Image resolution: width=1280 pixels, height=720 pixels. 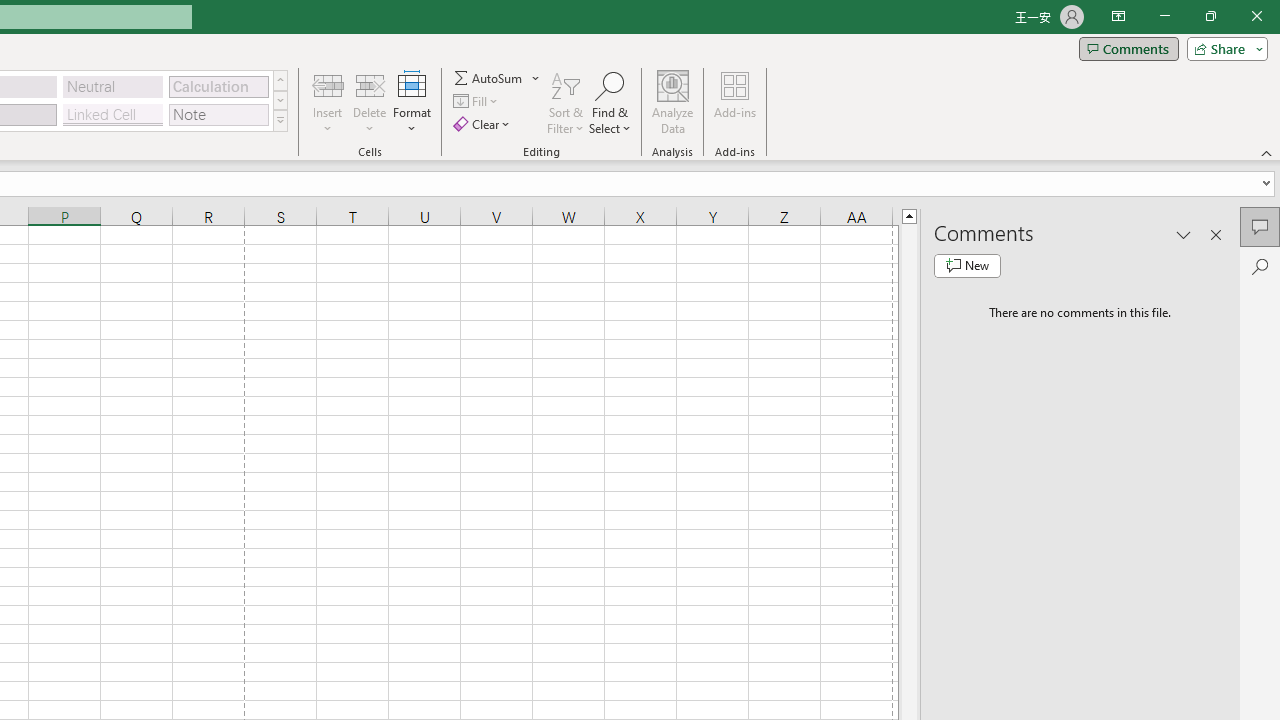 What do you see at coordinates (218, 114) in the screenshot?
I see `'Note'` at bounding box center [218, 114].